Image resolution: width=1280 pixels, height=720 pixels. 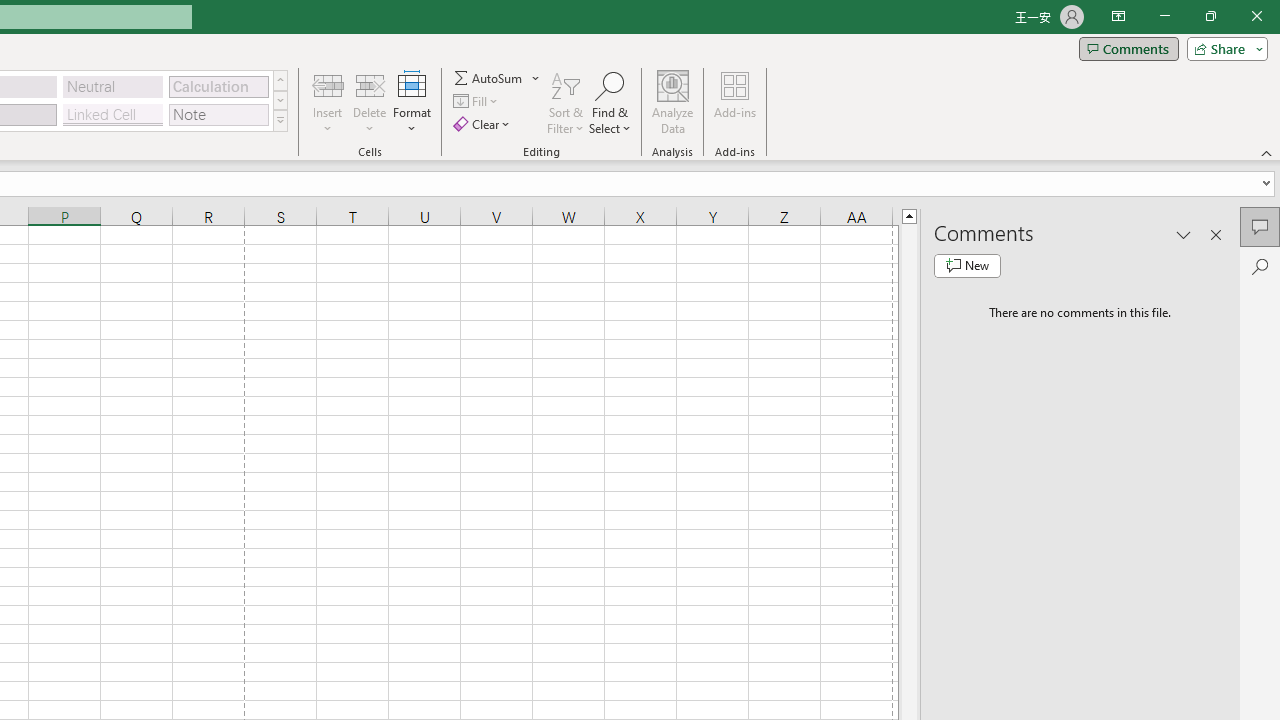 What do you see at coordinates (218, 114) in the screenshot?
I see `'Note'` at bounding box center [218, 114].